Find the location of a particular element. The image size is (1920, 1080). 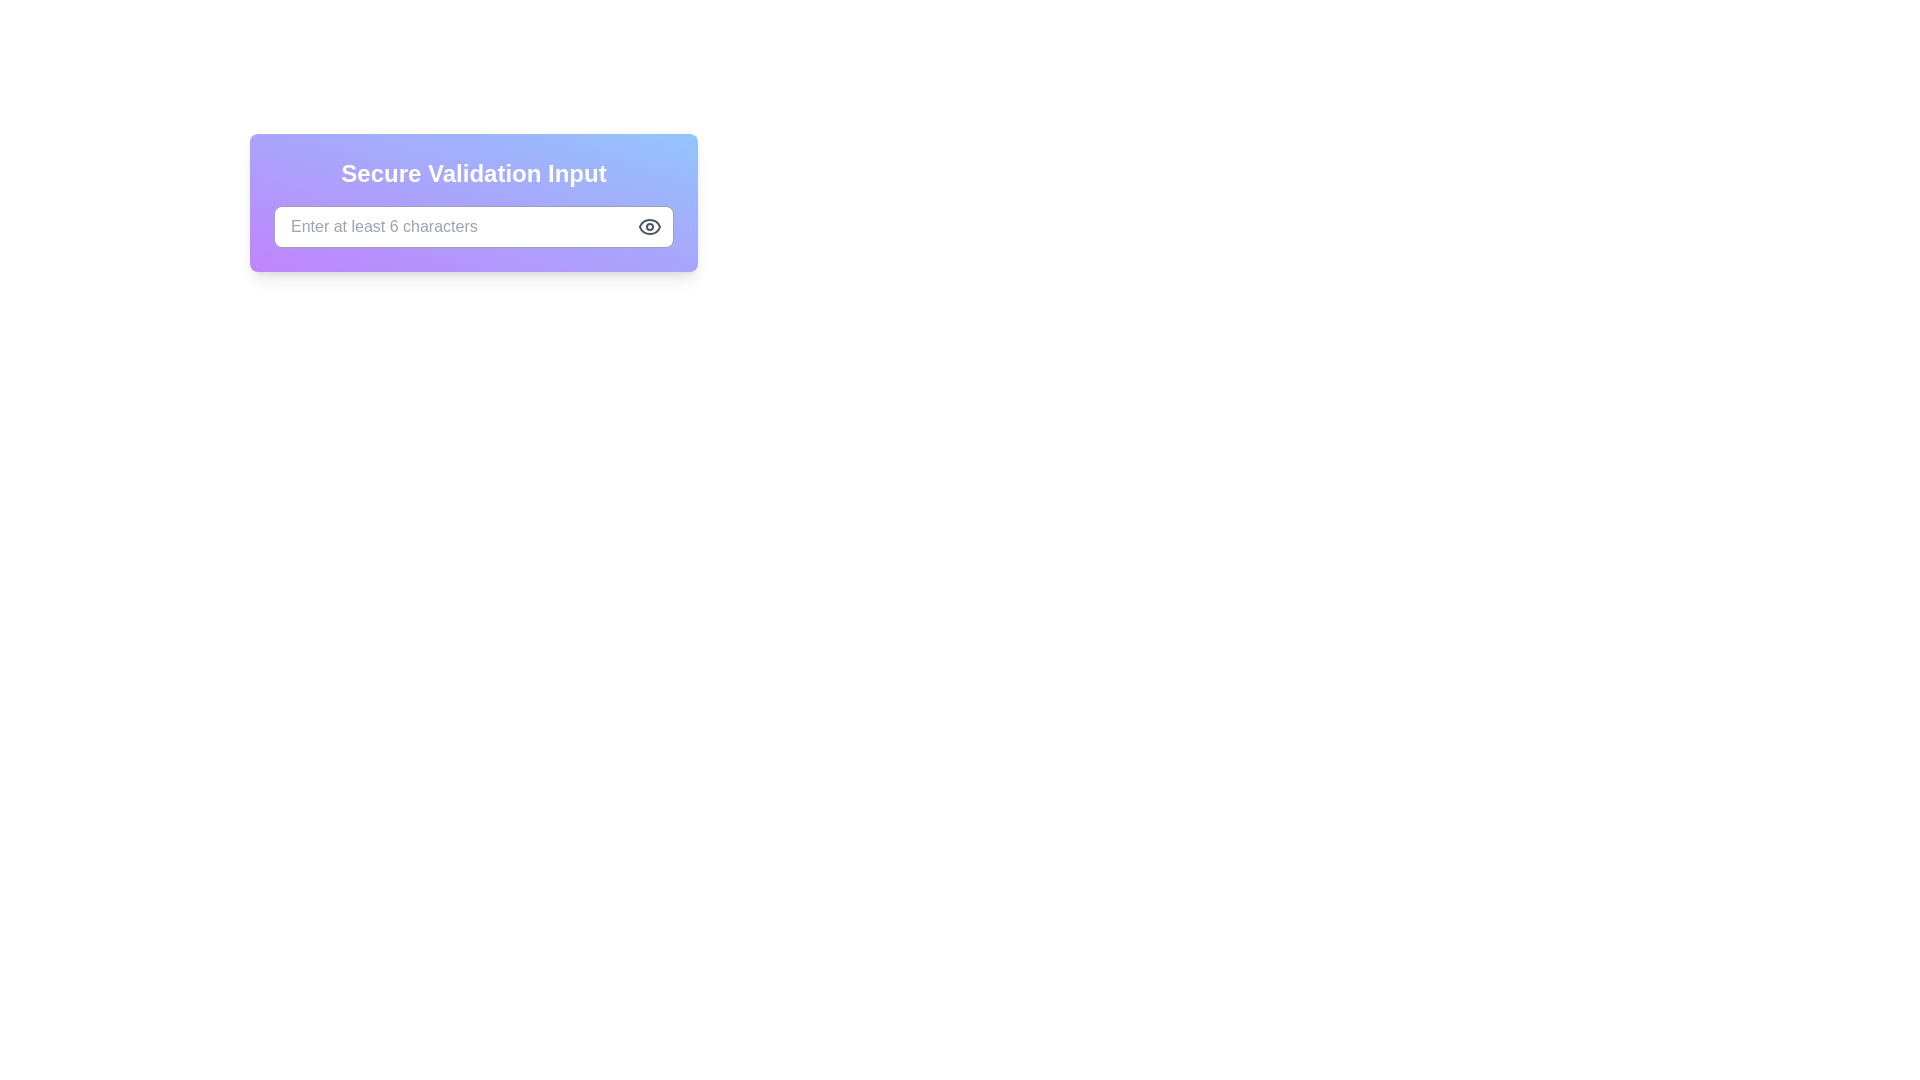

the composite UI component titled 'Secure Validation Input' which includes an input field and an eye icon is located at coordinates (473, 203).